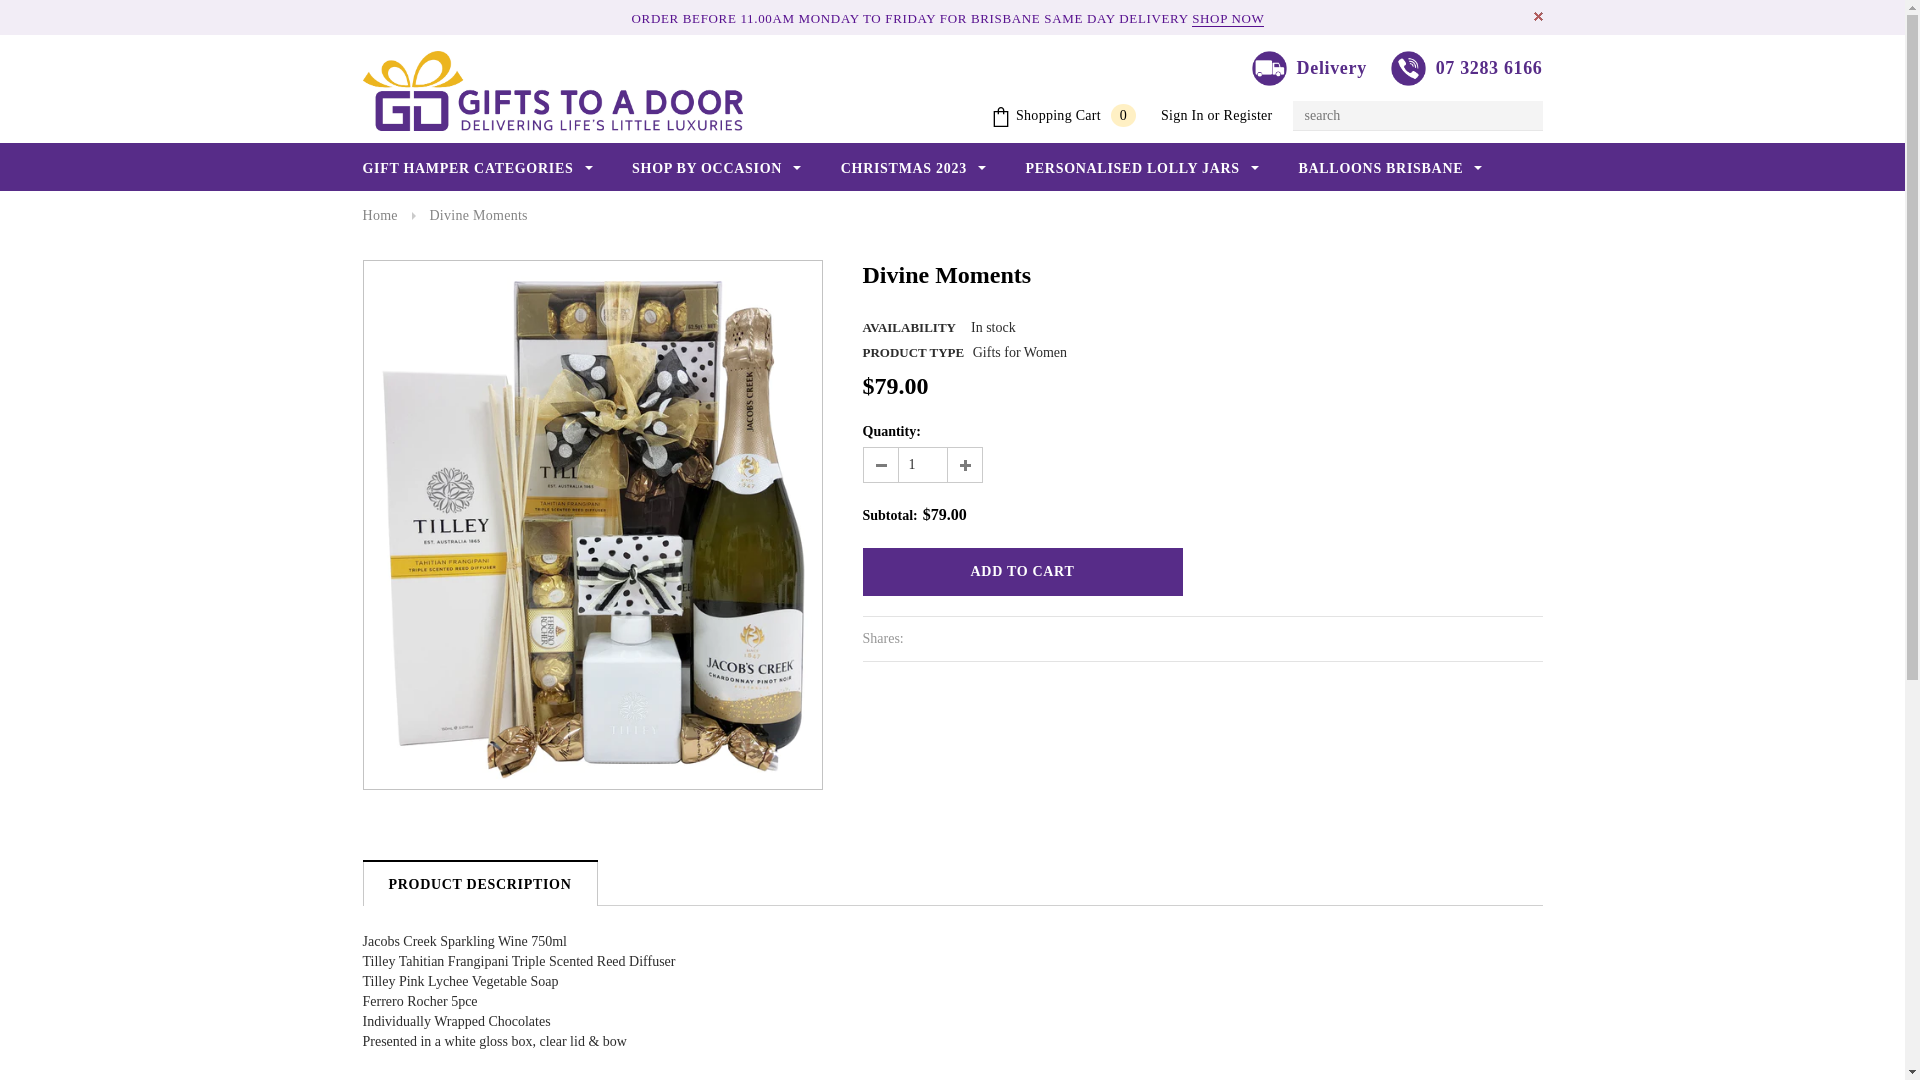 The height and width of the screenshot is (1080, 1920). Describe the element at coordinates (1389, 168) in the screenshot. I see `'BALLOONS BRISBANE'` at that location.